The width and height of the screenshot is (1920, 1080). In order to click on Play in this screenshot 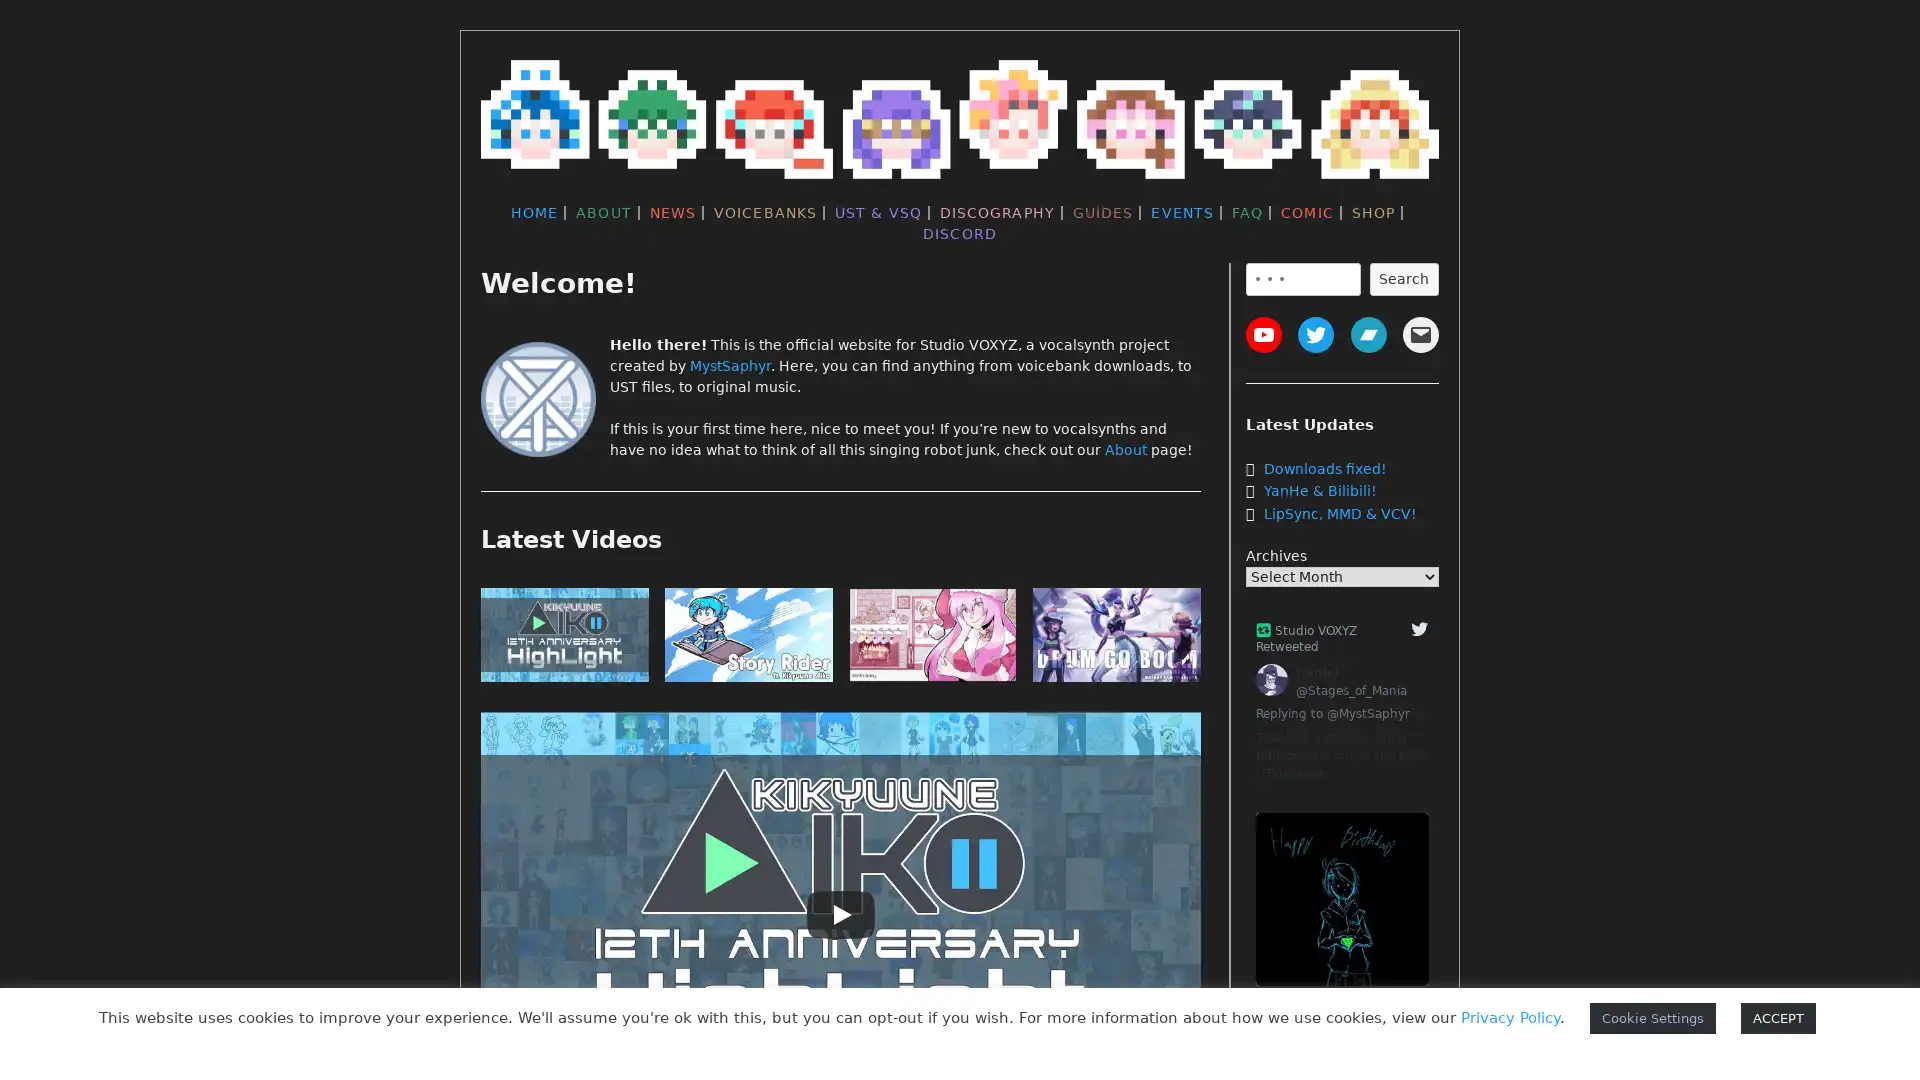, I will do `click(840, 914)`.